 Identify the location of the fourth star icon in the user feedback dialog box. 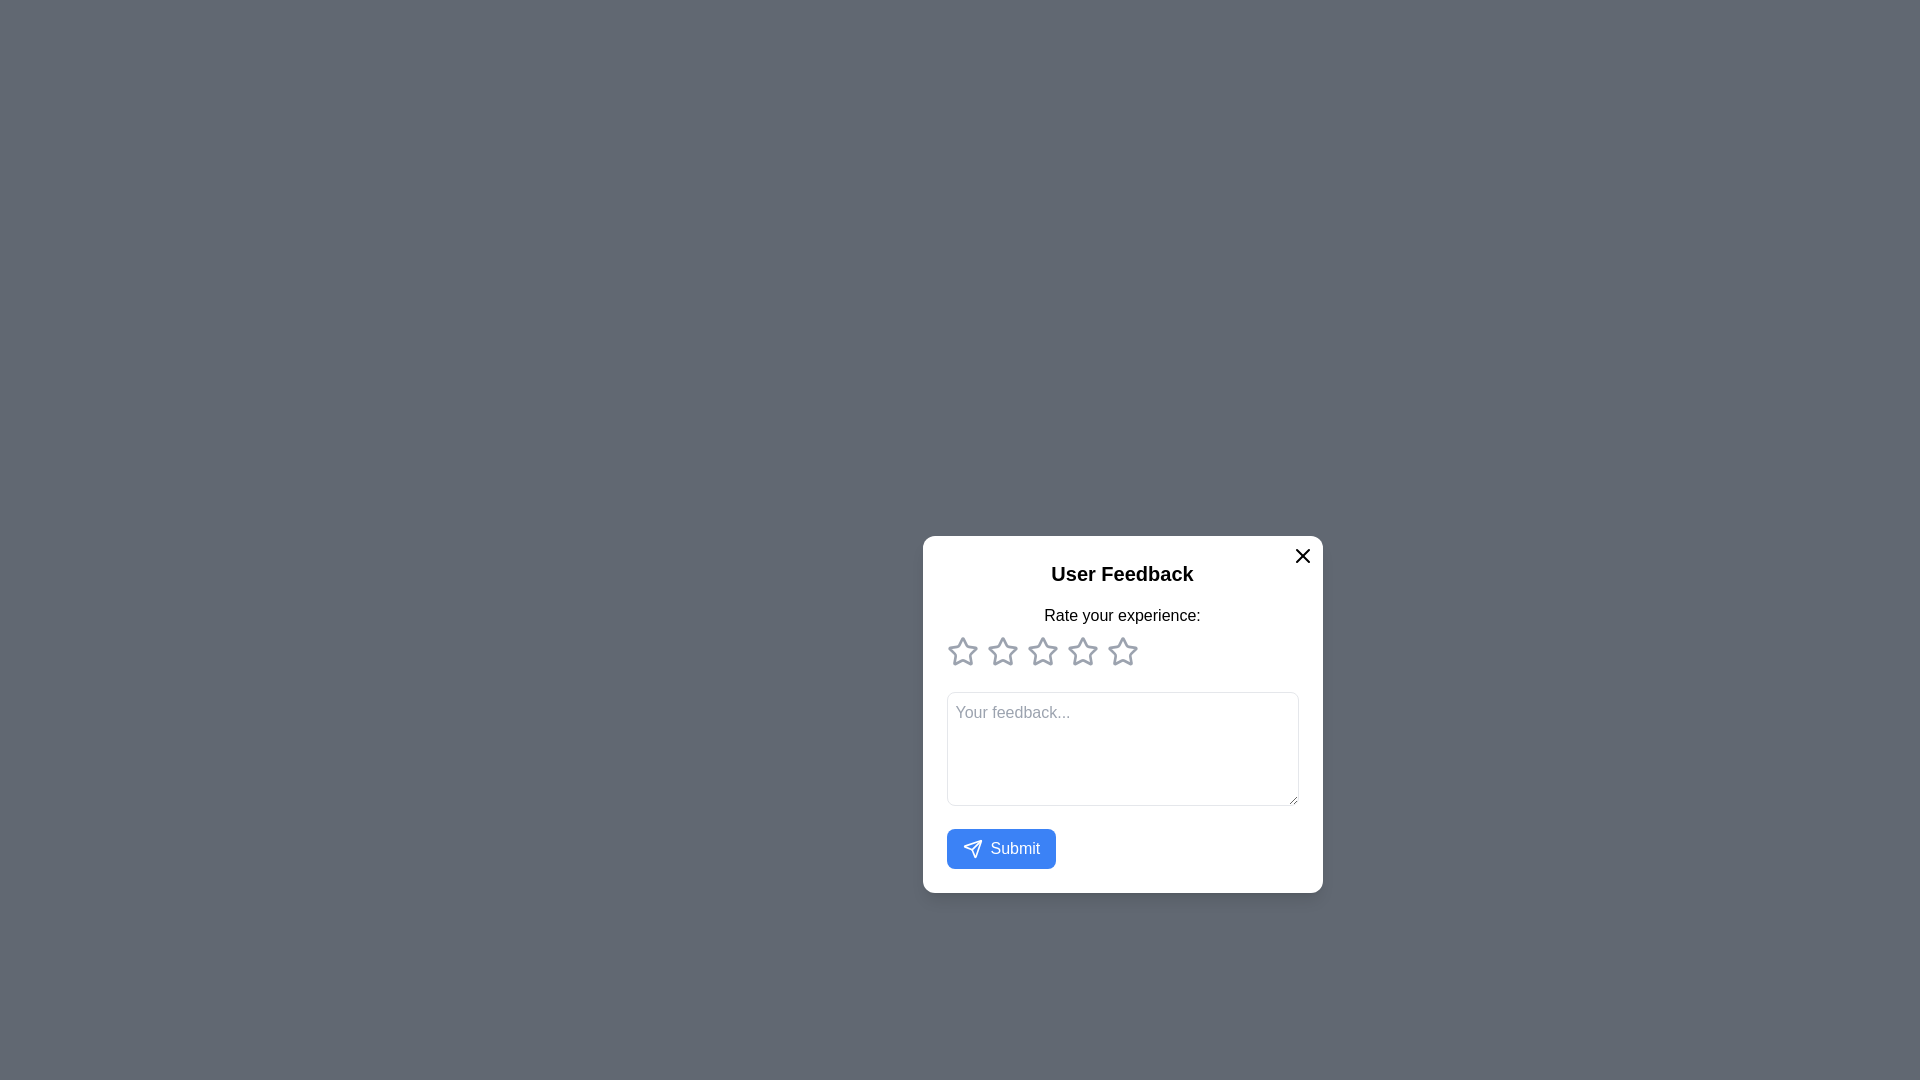
(1122, 650).